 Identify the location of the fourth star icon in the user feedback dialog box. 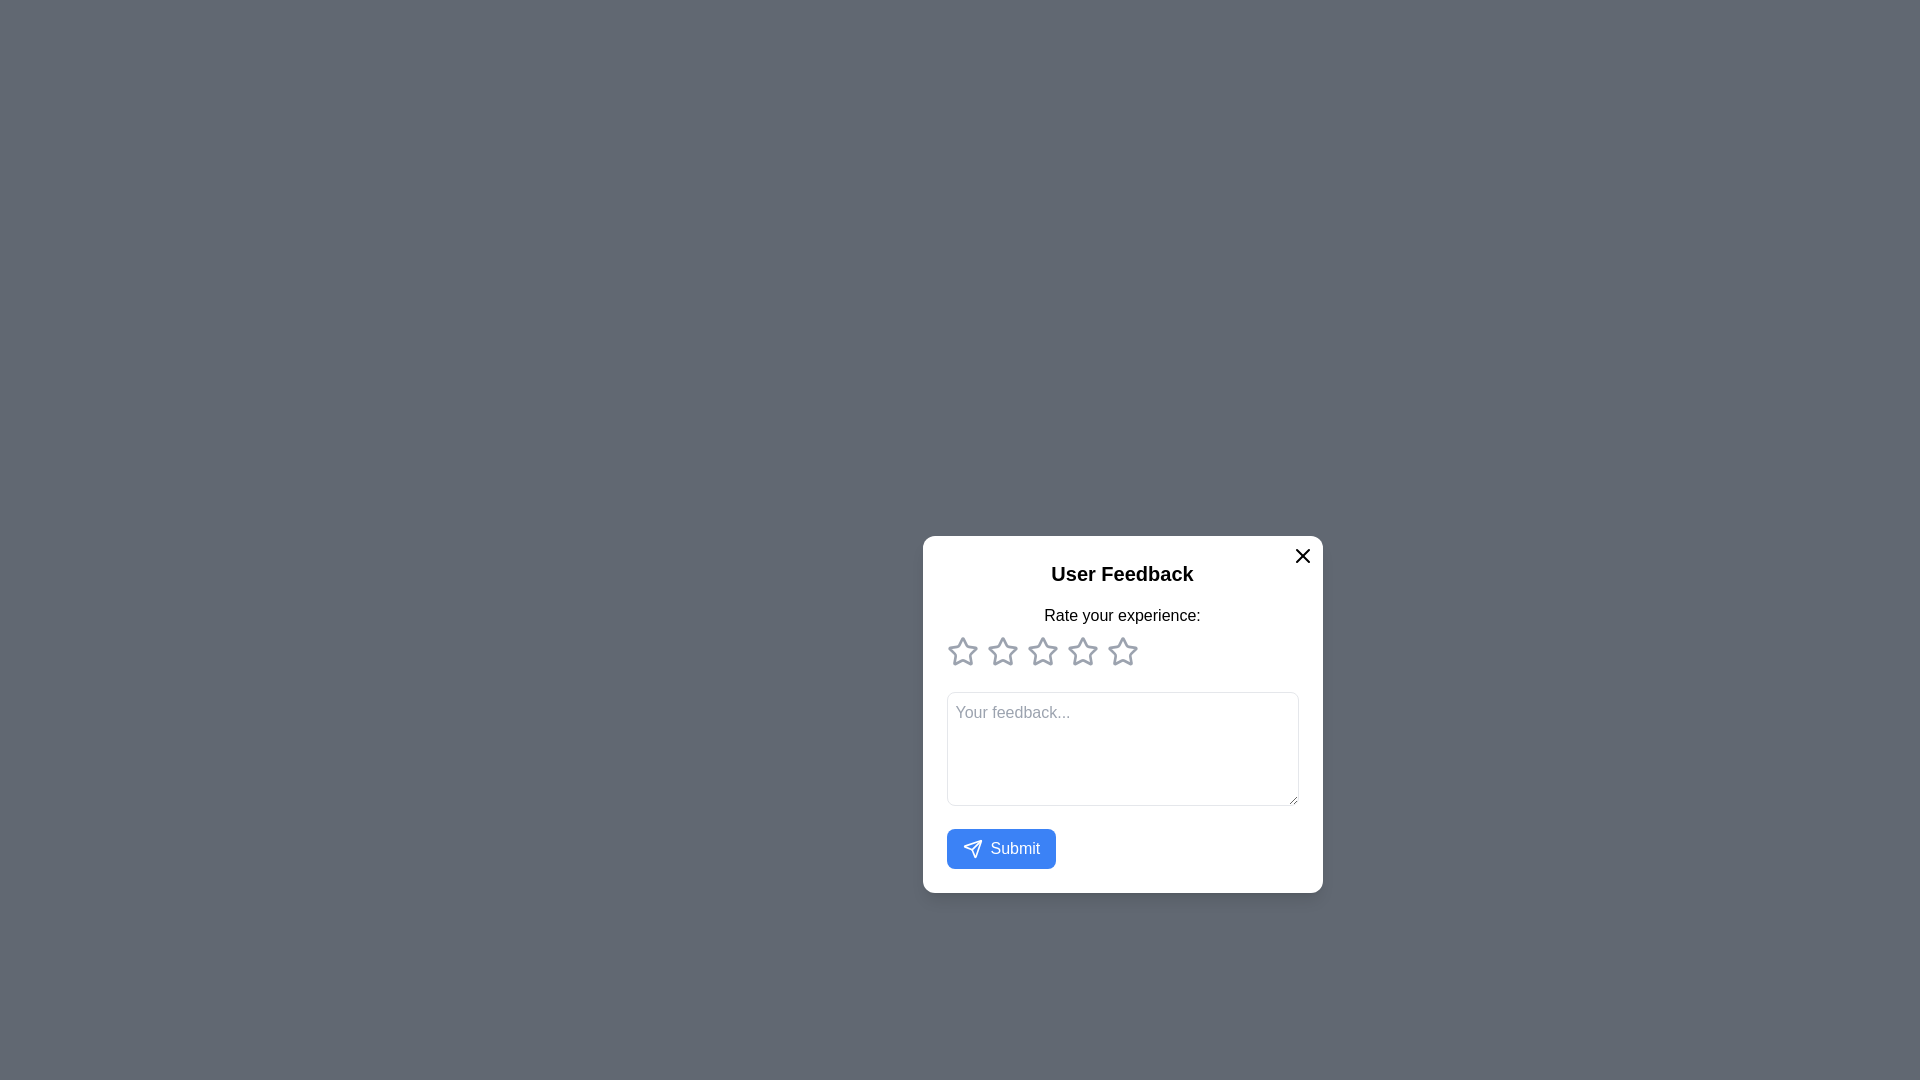
(1122, 650).